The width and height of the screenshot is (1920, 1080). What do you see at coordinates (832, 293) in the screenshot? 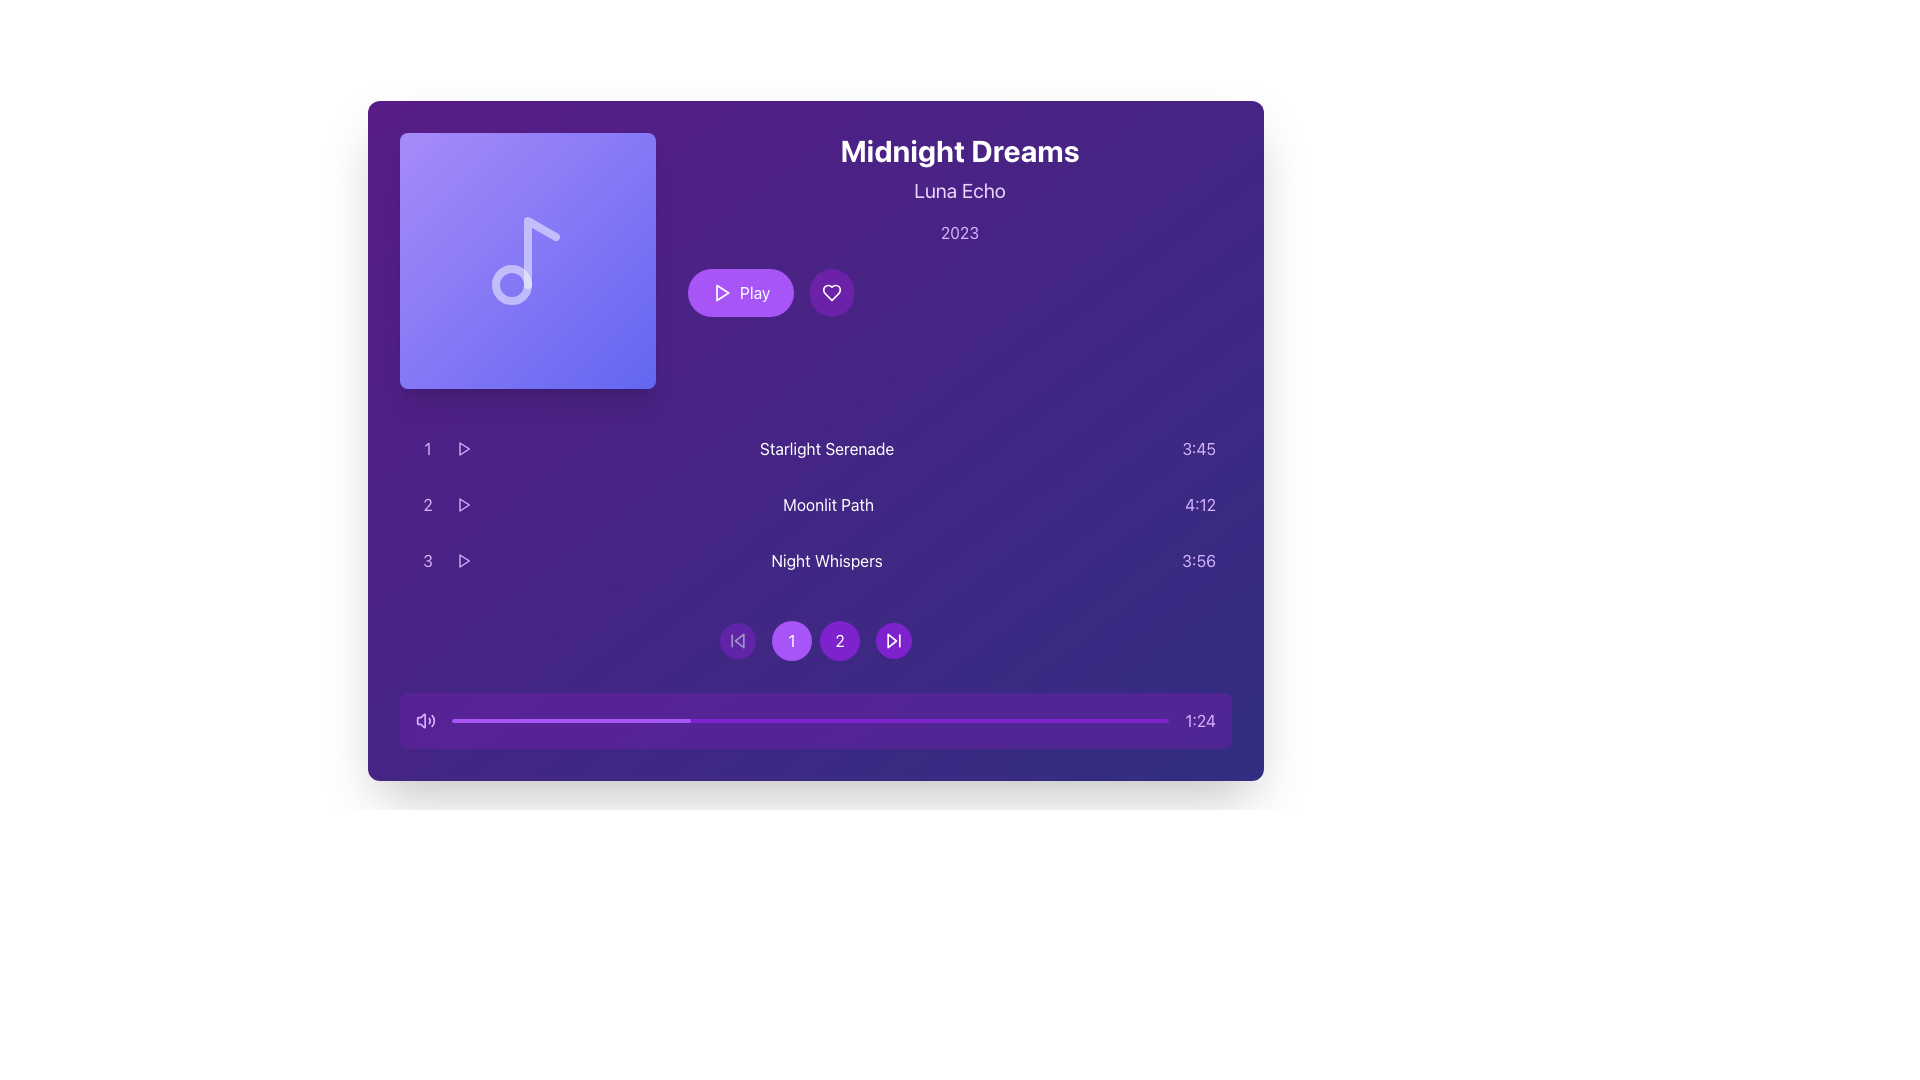
I see `the heart icon button, which represents the 'like' or 'favorite' action, located to the right of the 'Play' button, to observe the hover effect` at bounding box center [832, 293].